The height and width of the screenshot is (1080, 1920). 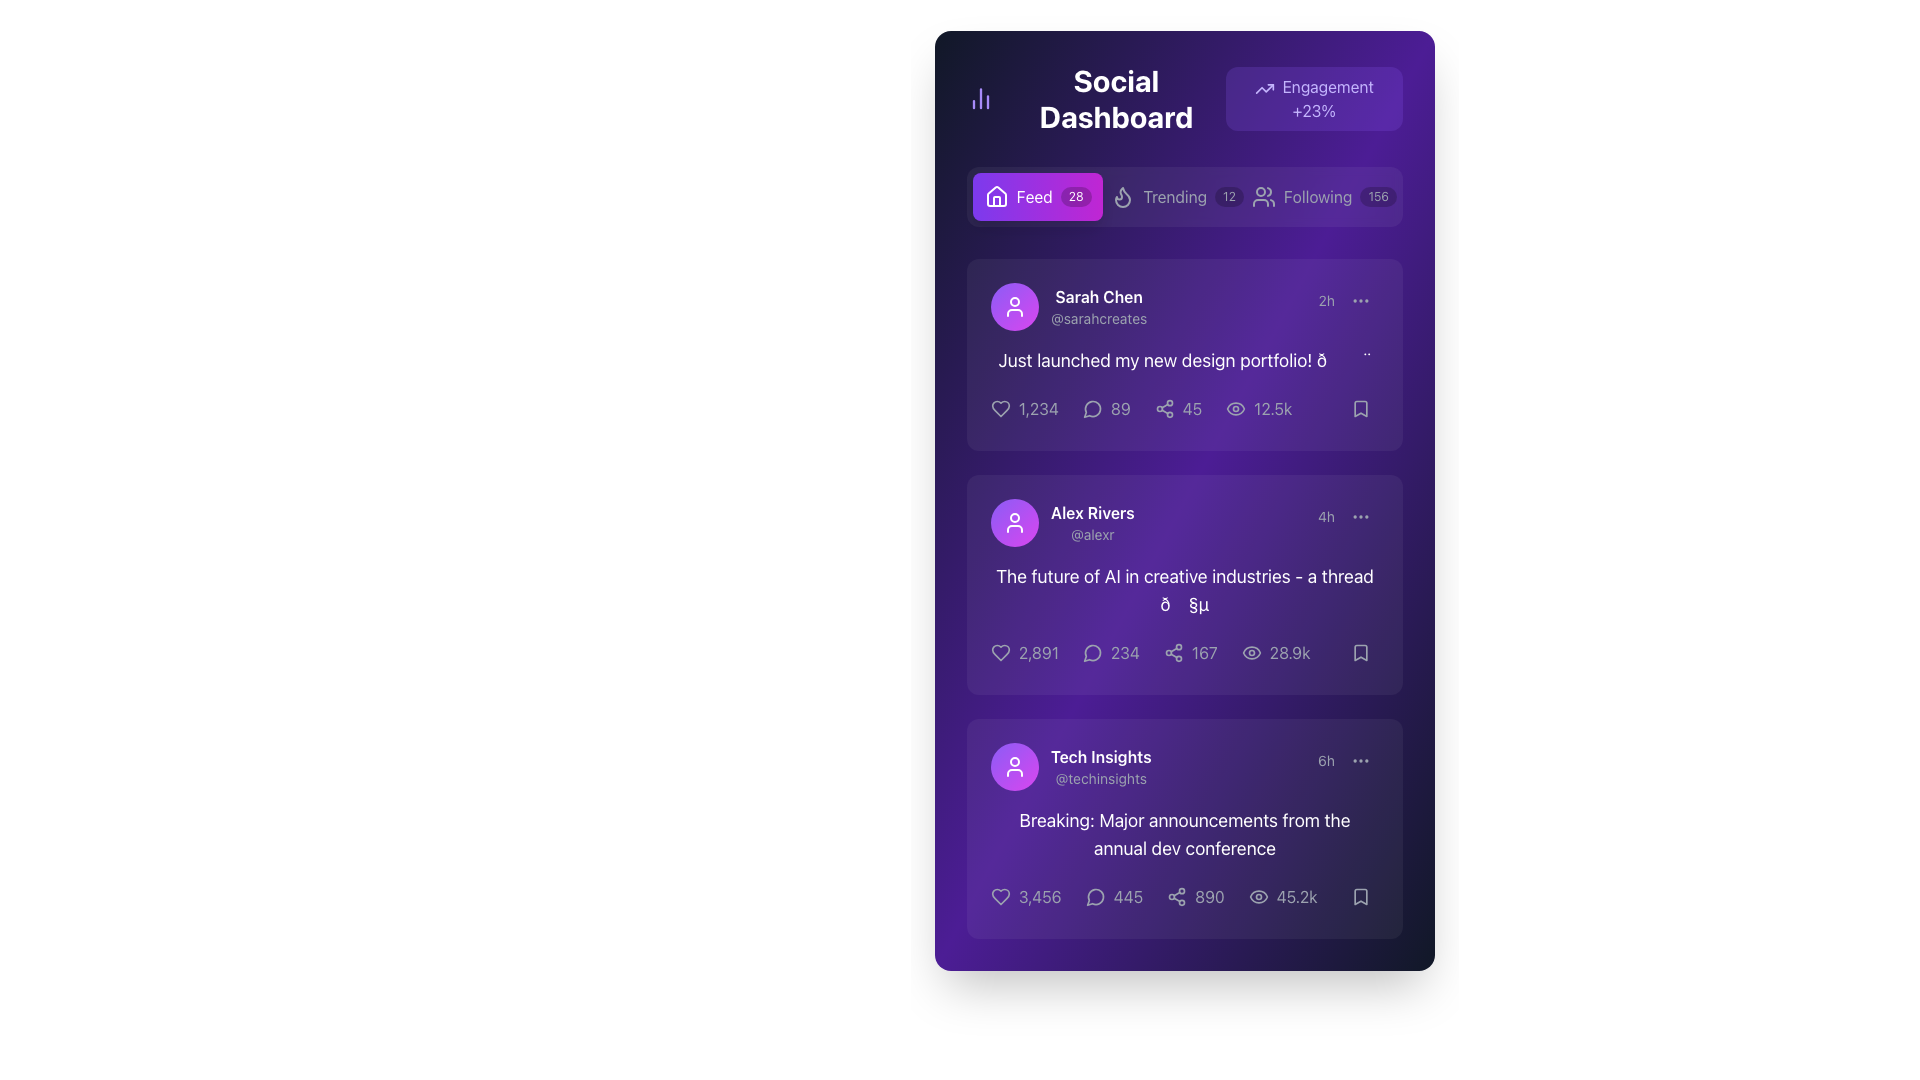 I want to click on the interactive label representing the like count for a social media post to increment the like count and update the visual elements, so click(x=1023, y=652).